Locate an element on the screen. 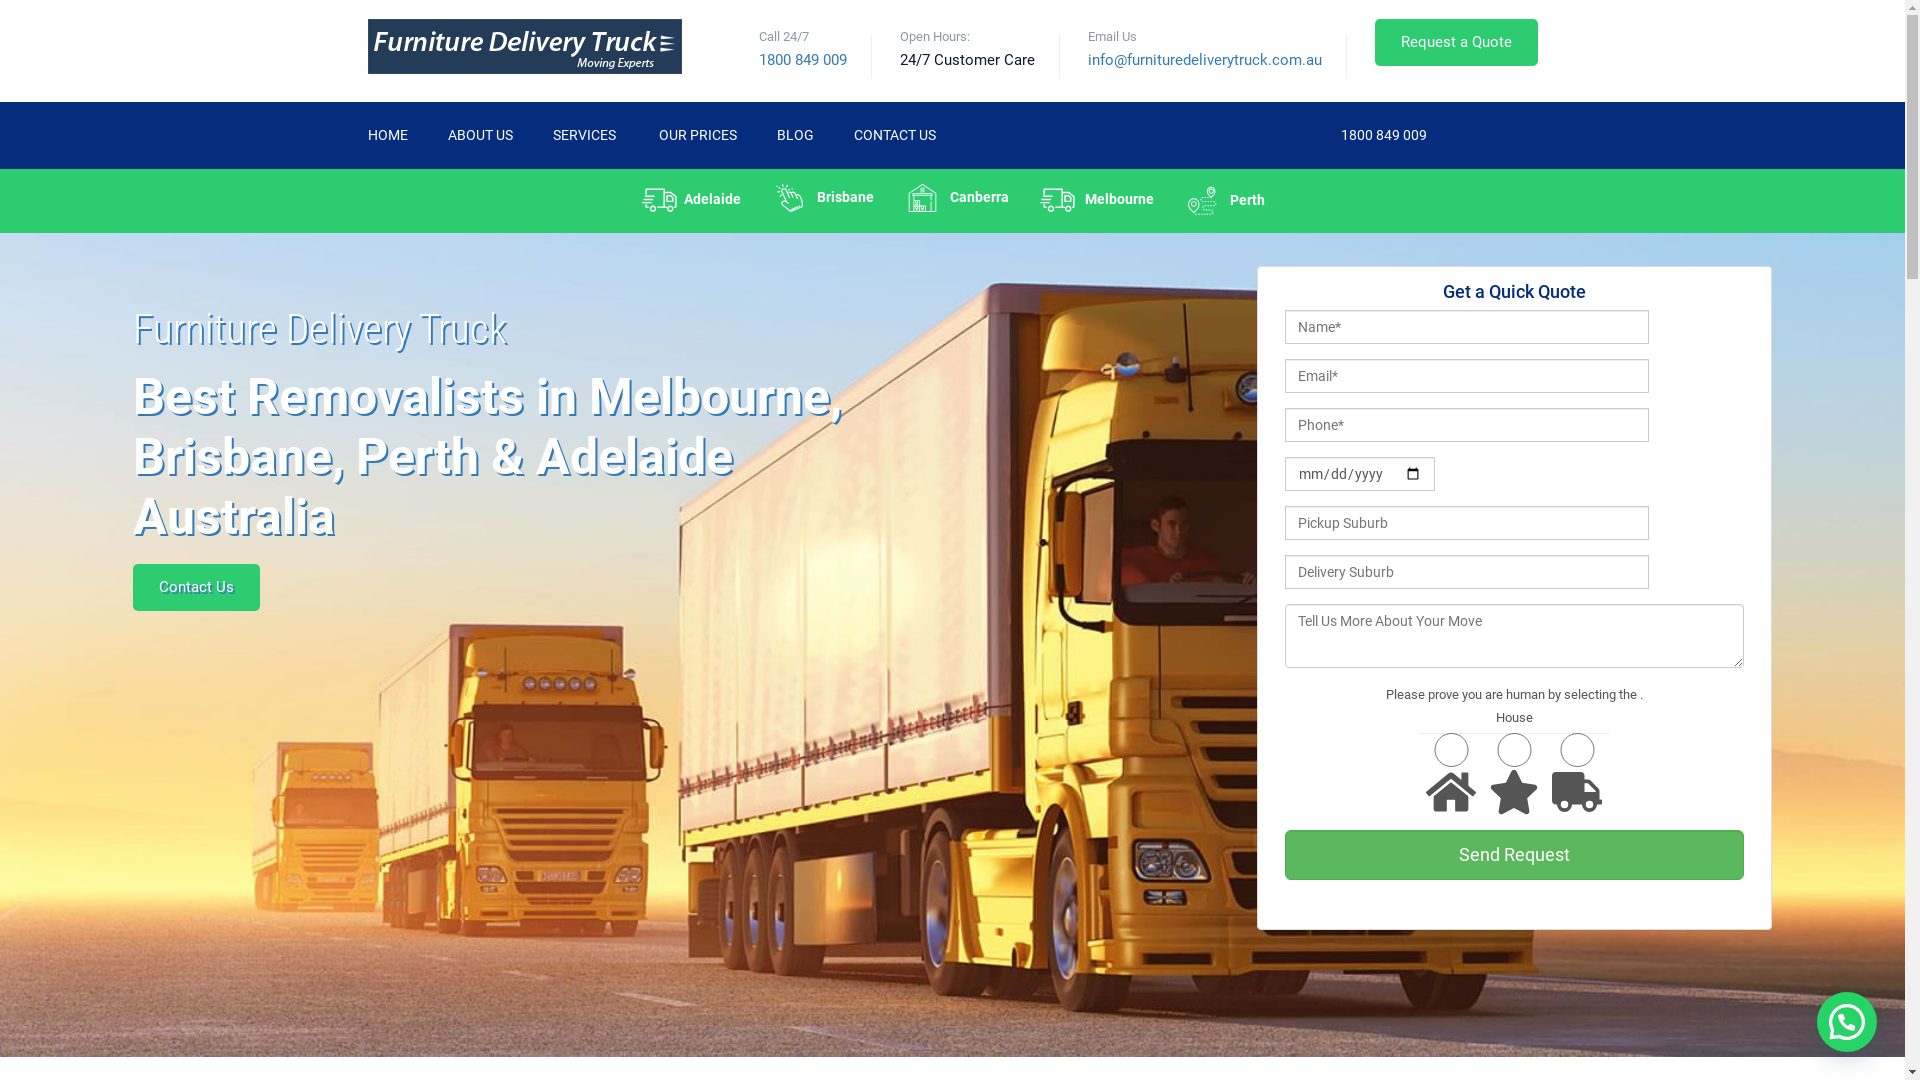 This screenshot has width=1920, height=1080. 'Send Request' is located at coordinates (1513, 855).